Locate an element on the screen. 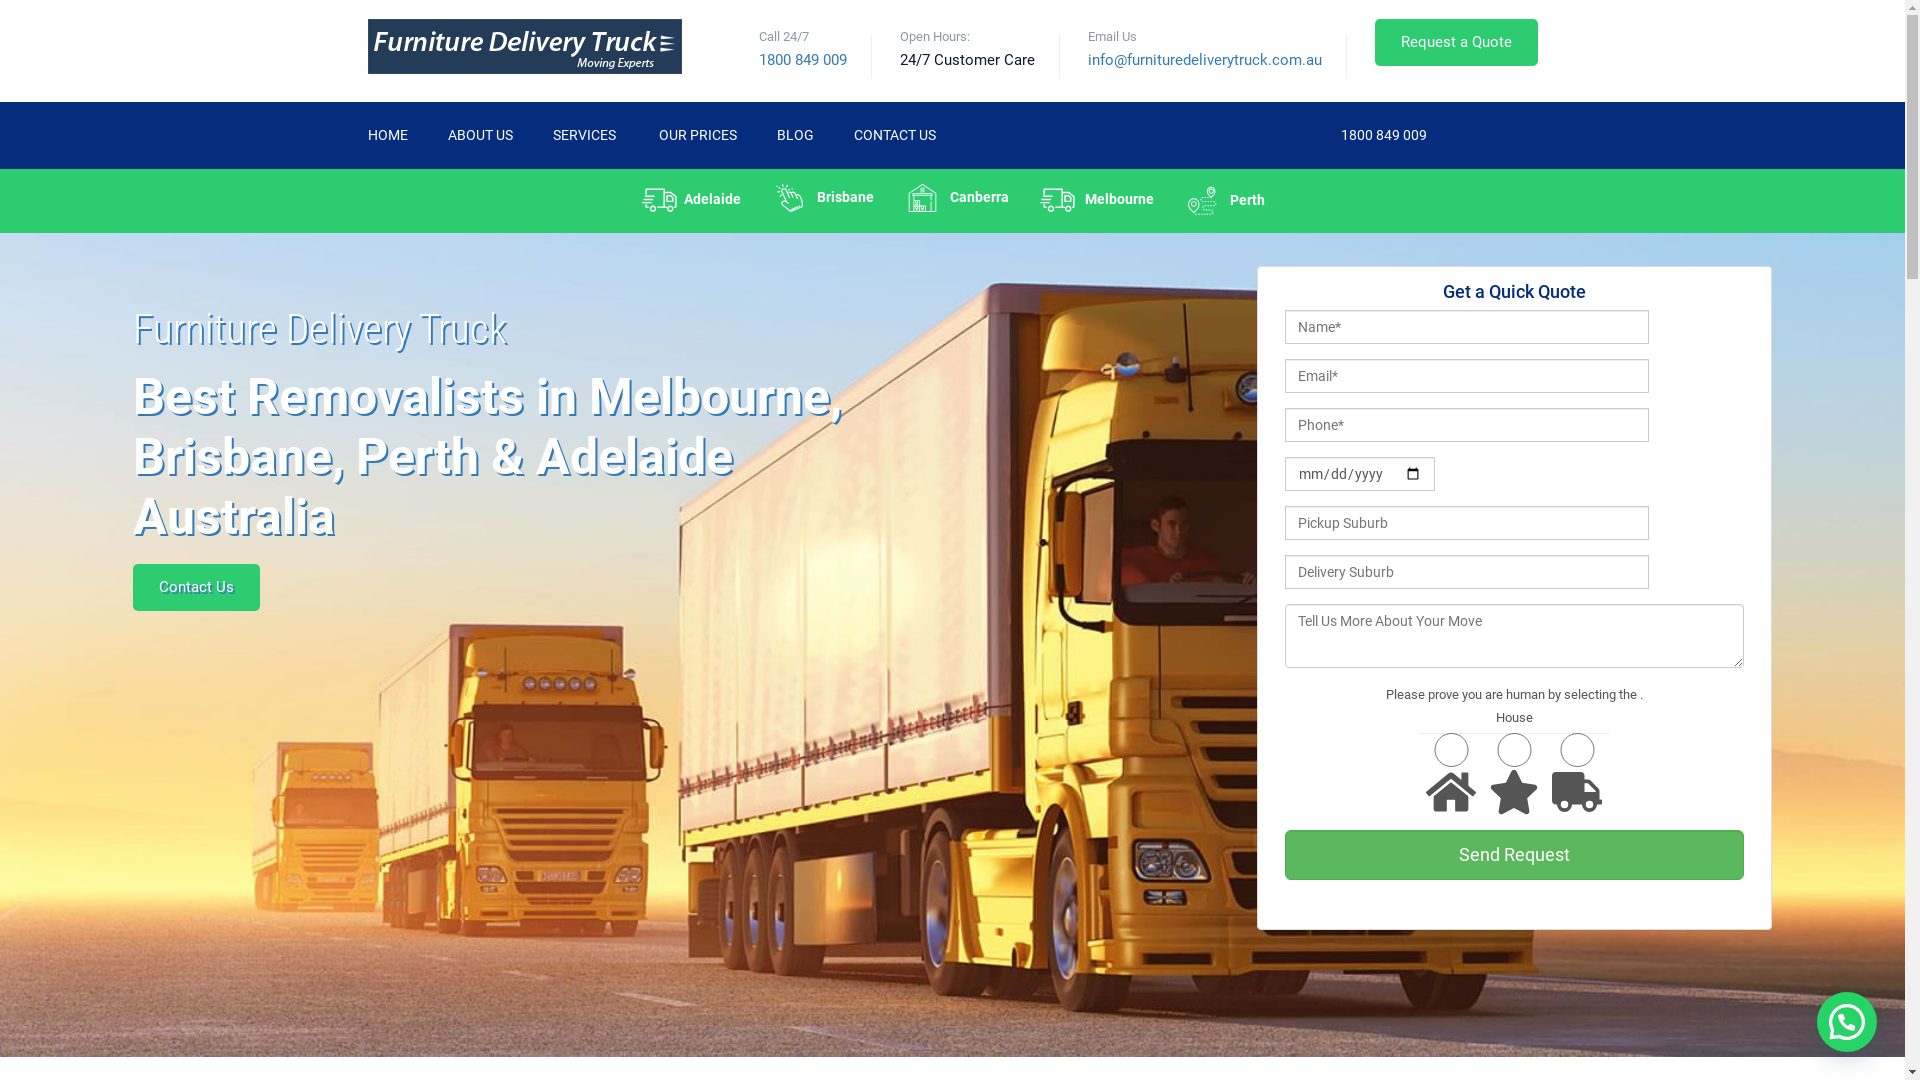 This screenshot has width=1920, height=1080. 'Send Request' is located at coordinates (1513, 855).